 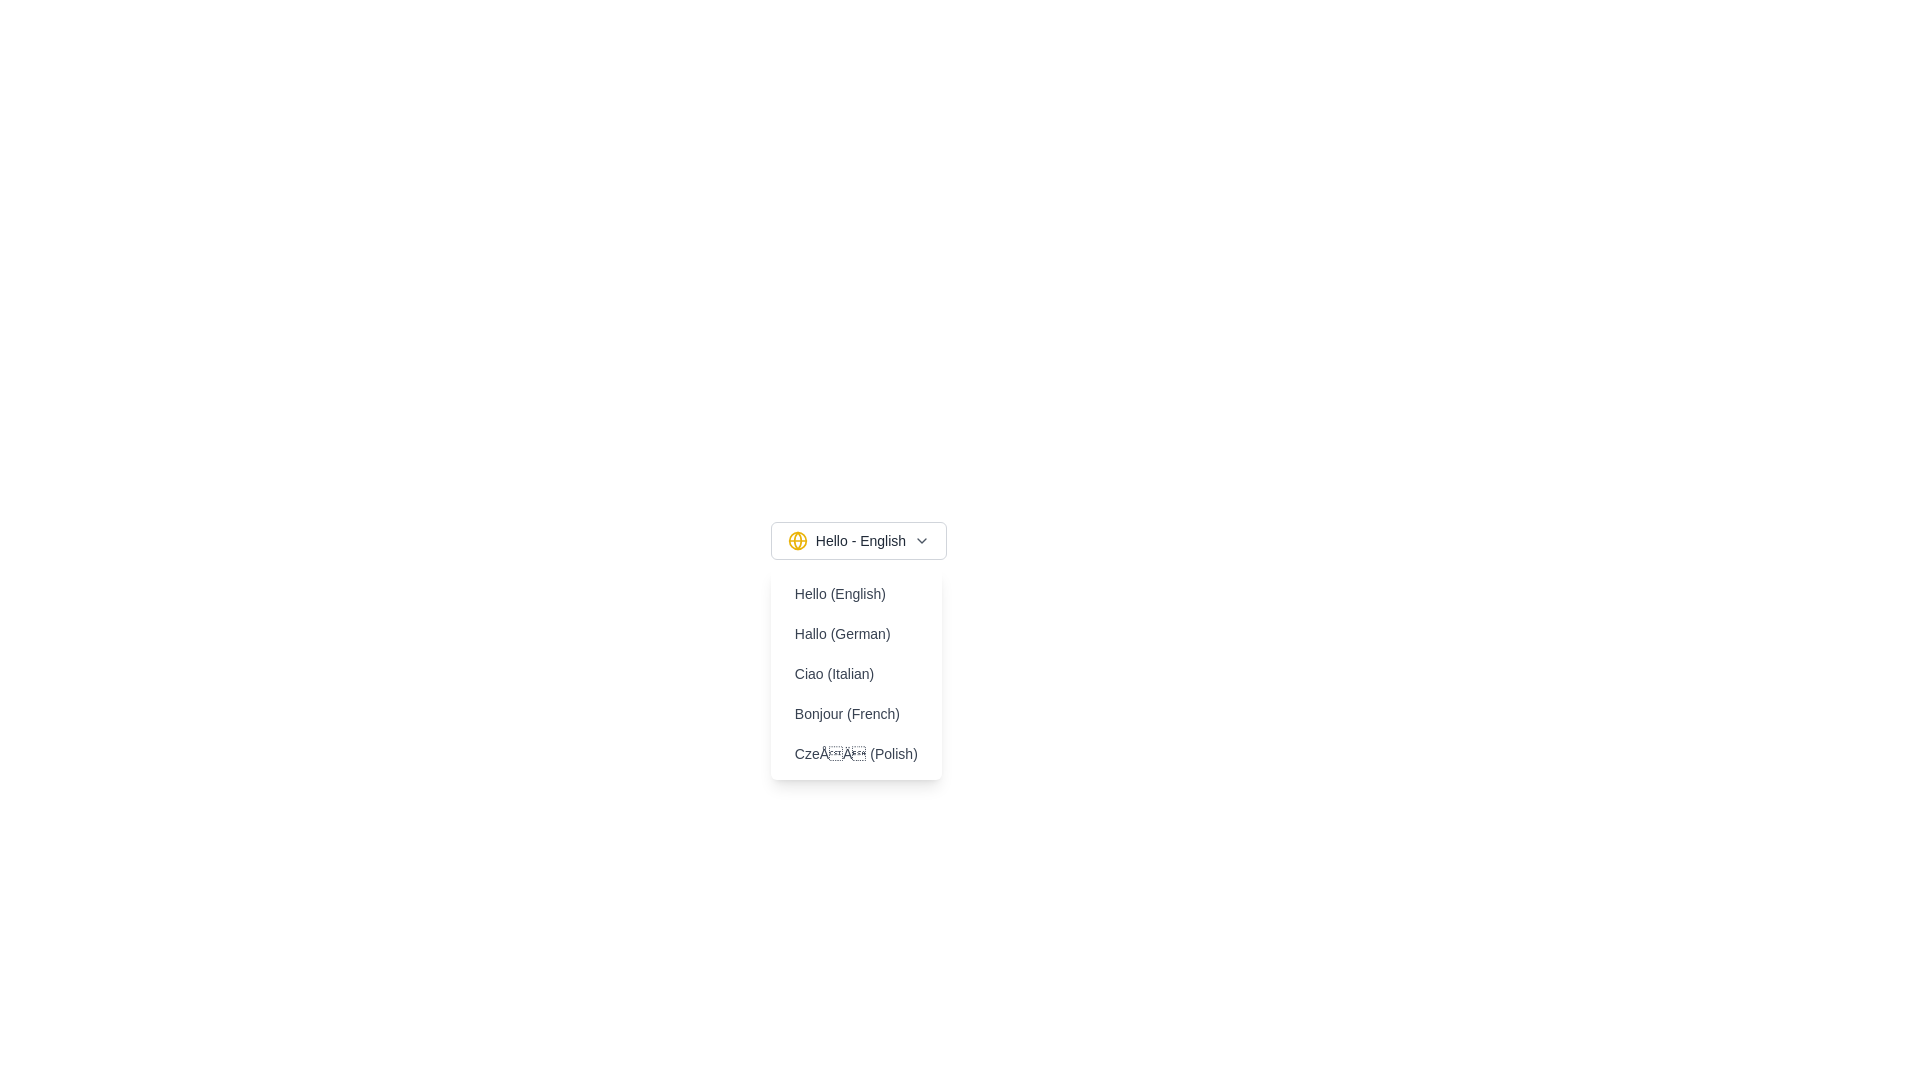 What do you see at coordinates (856, 674) in the screenshot?
I see `the dropdown menu item displaying 'Ciao (Italian)'` at bounding box center [856, 674].